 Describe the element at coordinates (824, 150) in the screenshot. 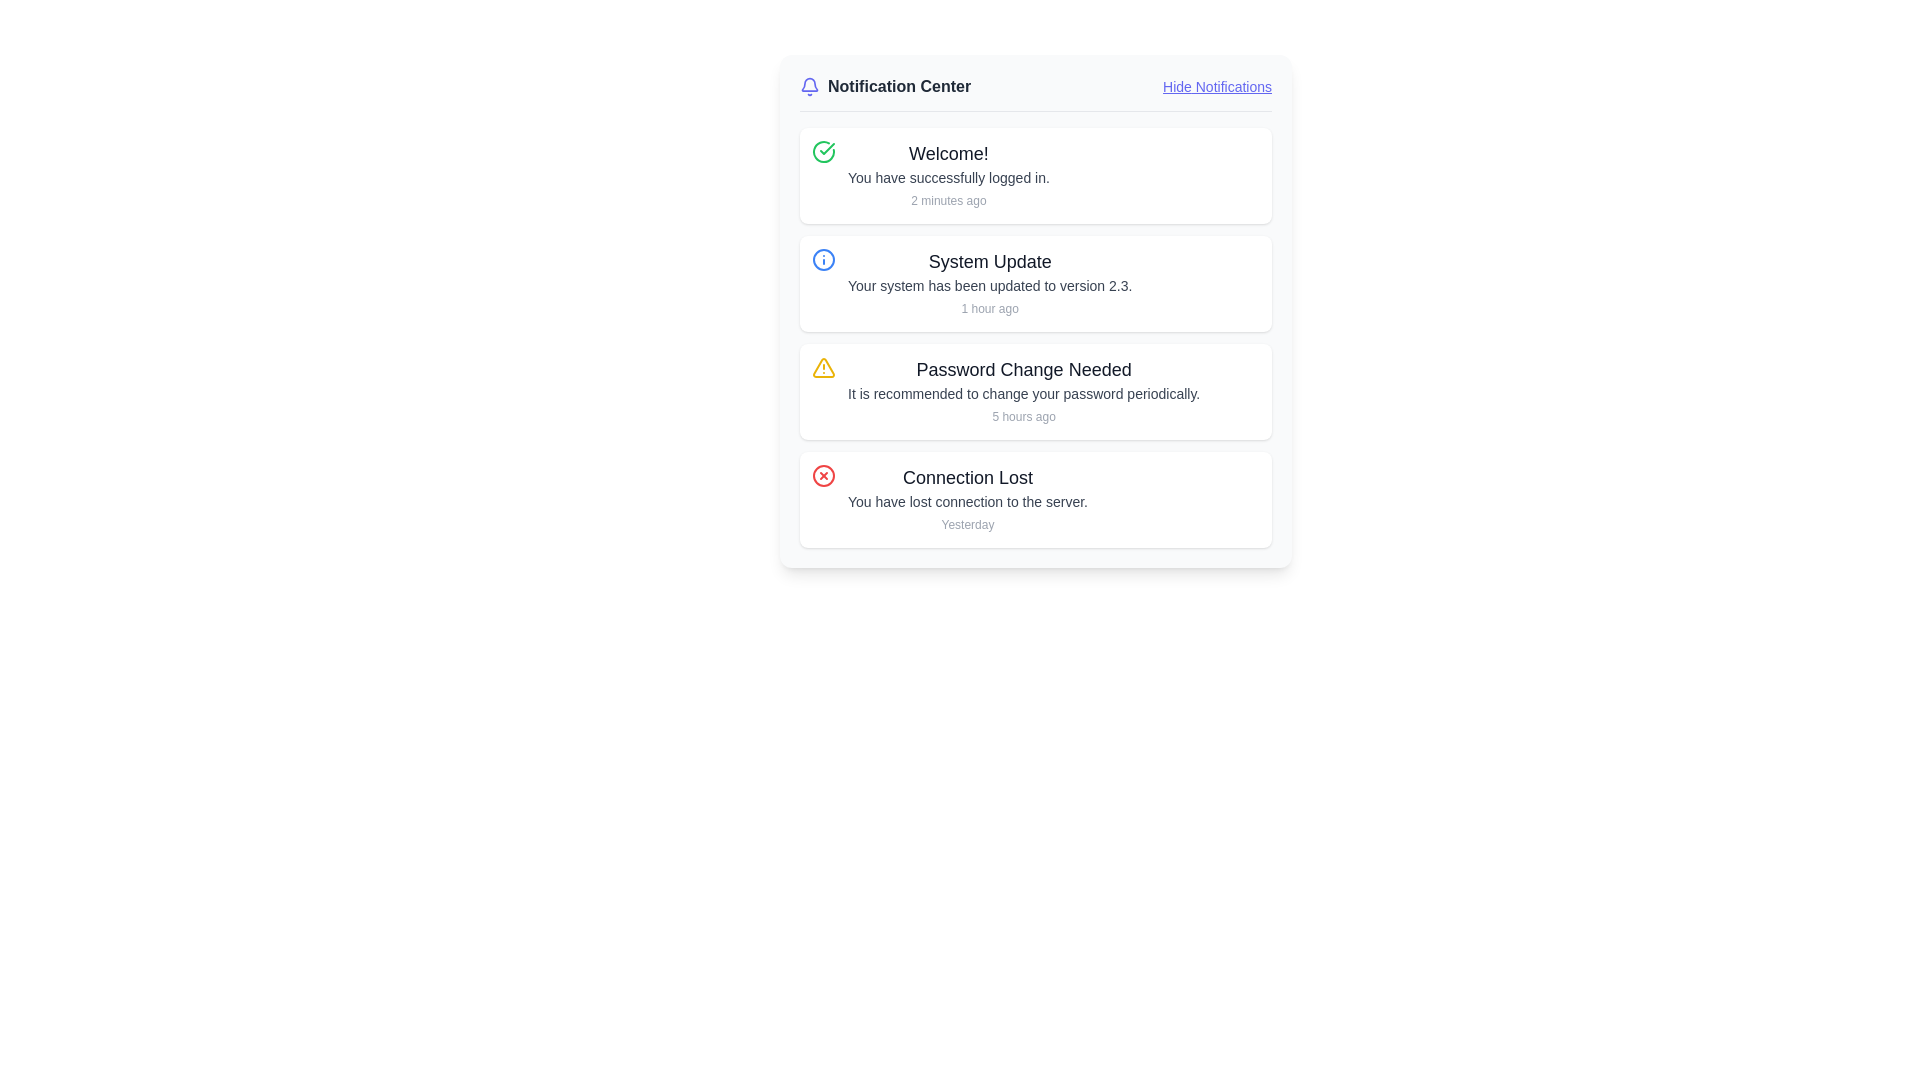

I see `outer circle of the success icon in the first notification card, which is adjacent to the text 'Welcome!', using the developer tools` at that location.